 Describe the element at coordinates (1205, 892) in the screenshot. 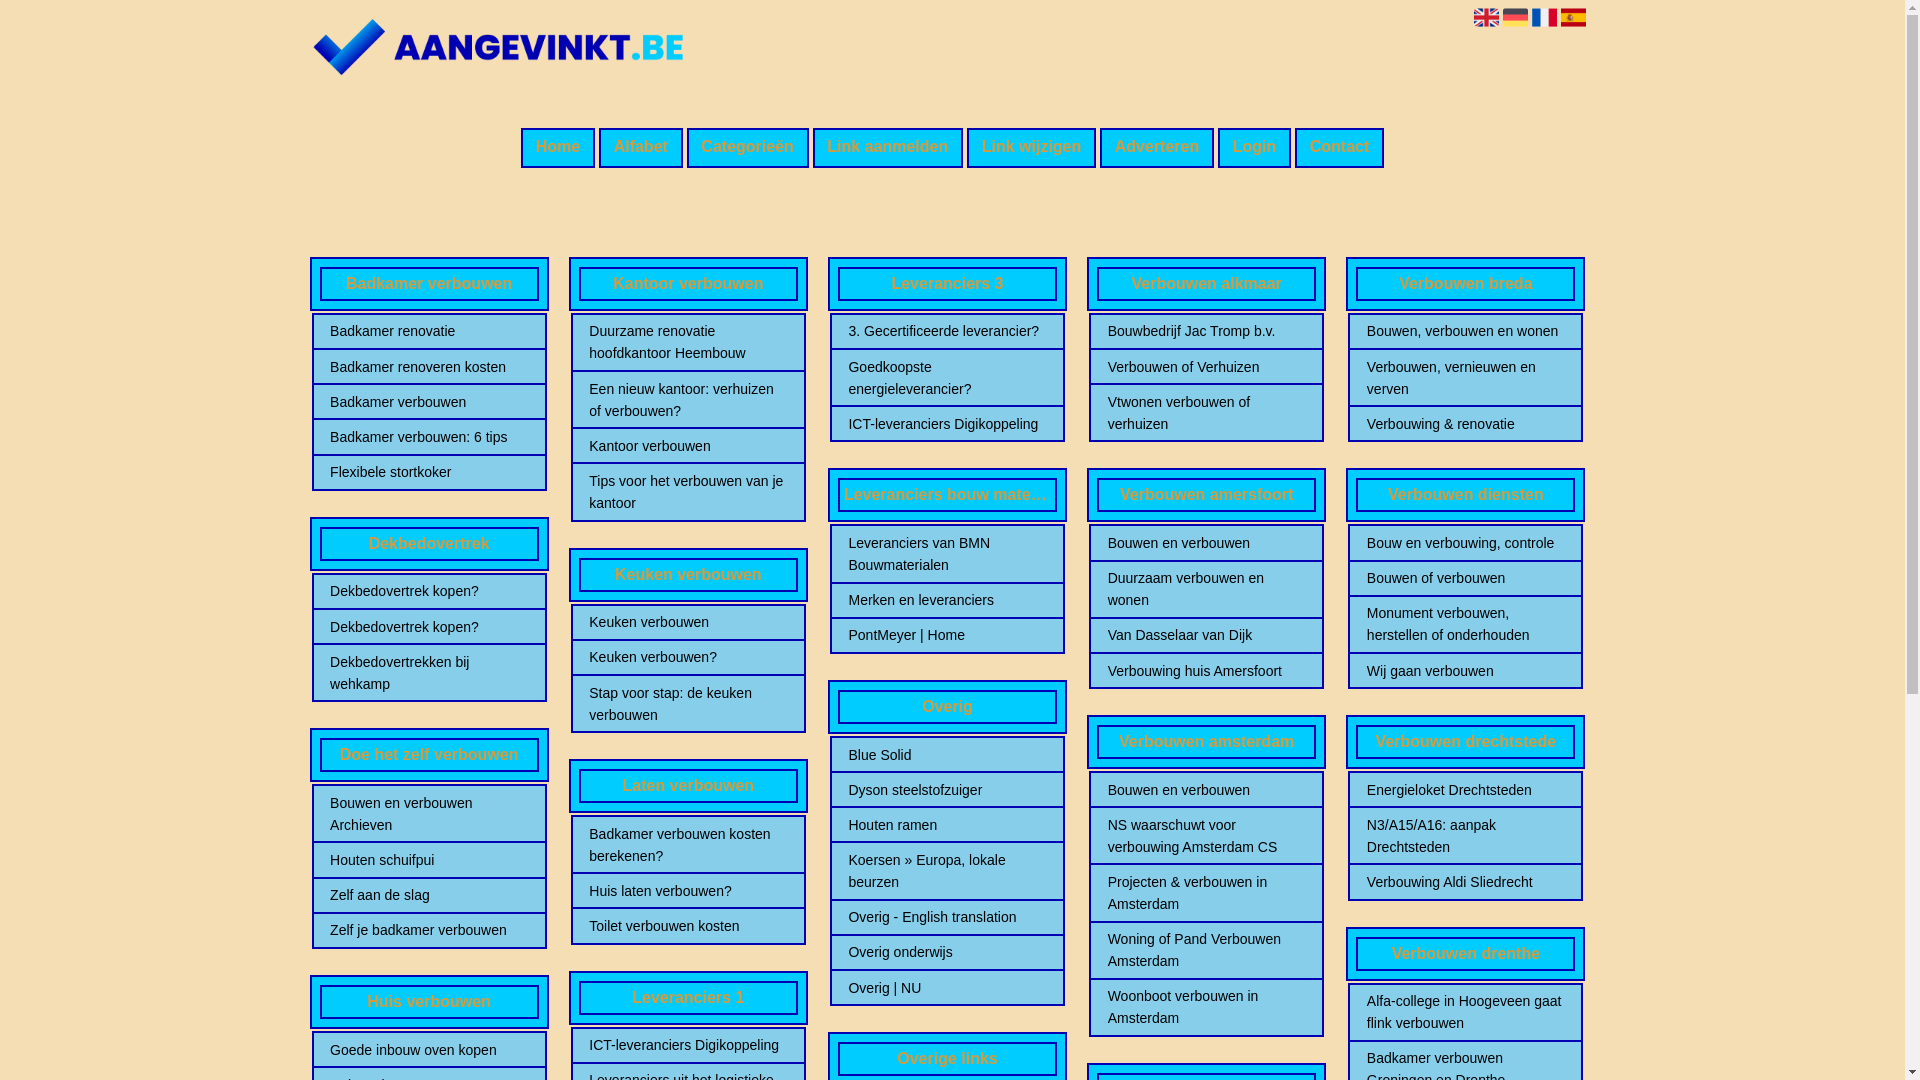

I see `'Projecten & verbouwen in Amsterdam'` at that location.